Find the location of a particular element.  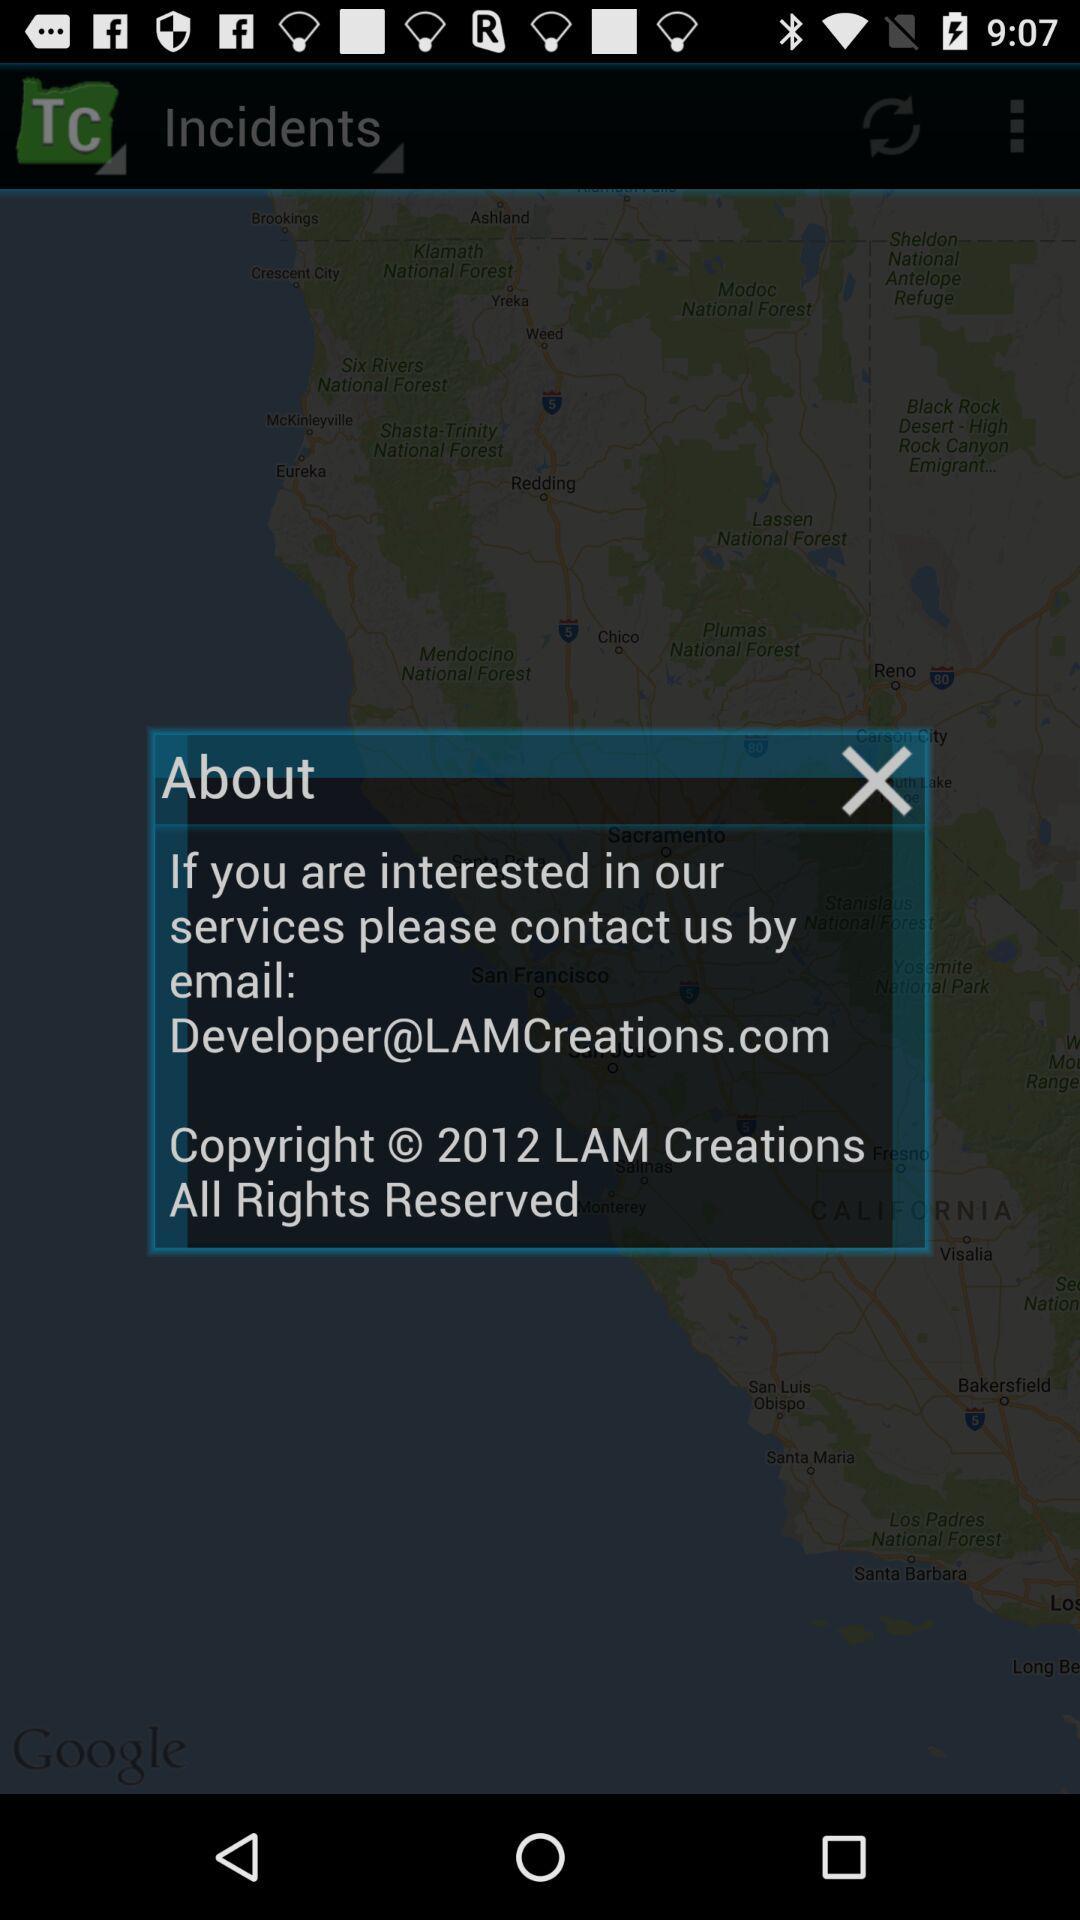

item to the right of the about item is located at coordinates (876, 780).